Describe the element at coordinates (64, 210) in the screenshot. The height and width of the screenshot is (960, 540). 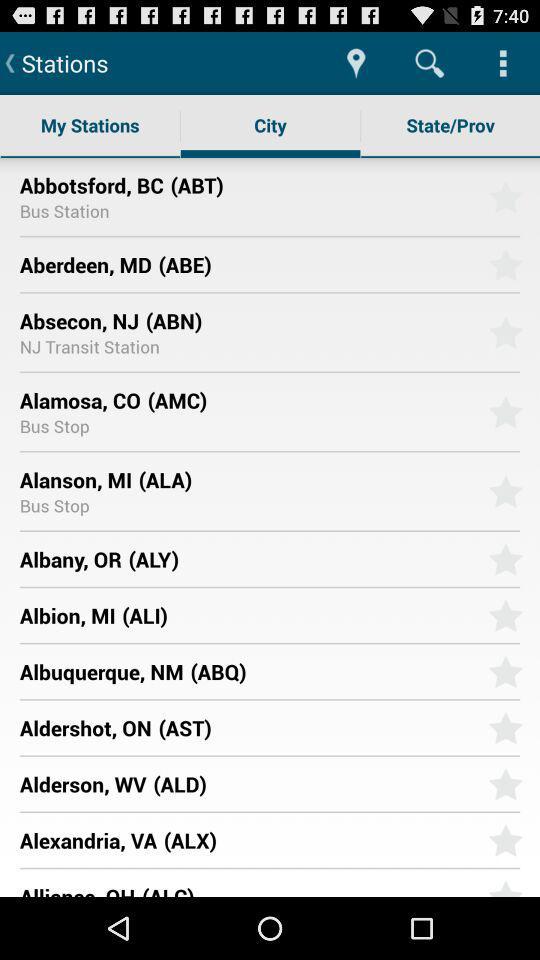
I see `bus station` at that location.